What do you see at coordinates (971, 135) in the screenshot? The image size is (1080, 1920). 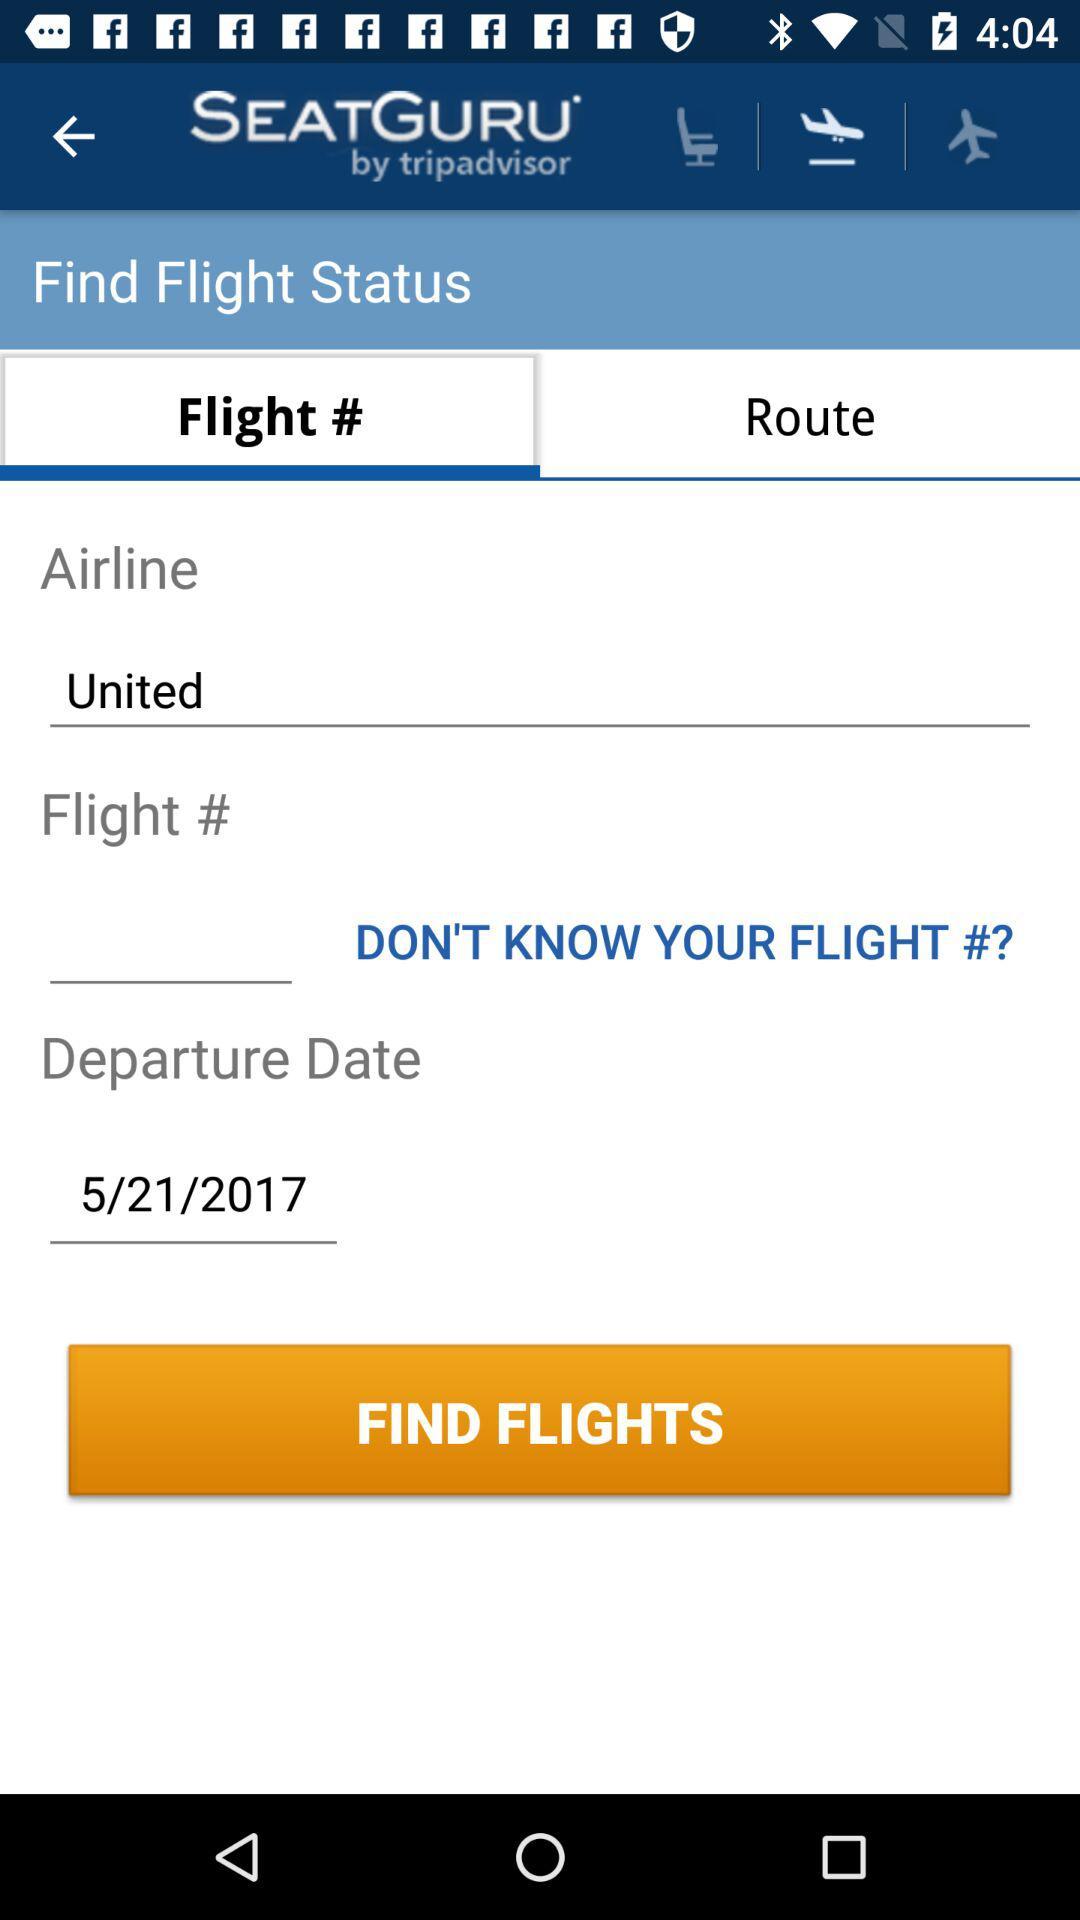 I see `flight status` at bounding box center [971, 135].